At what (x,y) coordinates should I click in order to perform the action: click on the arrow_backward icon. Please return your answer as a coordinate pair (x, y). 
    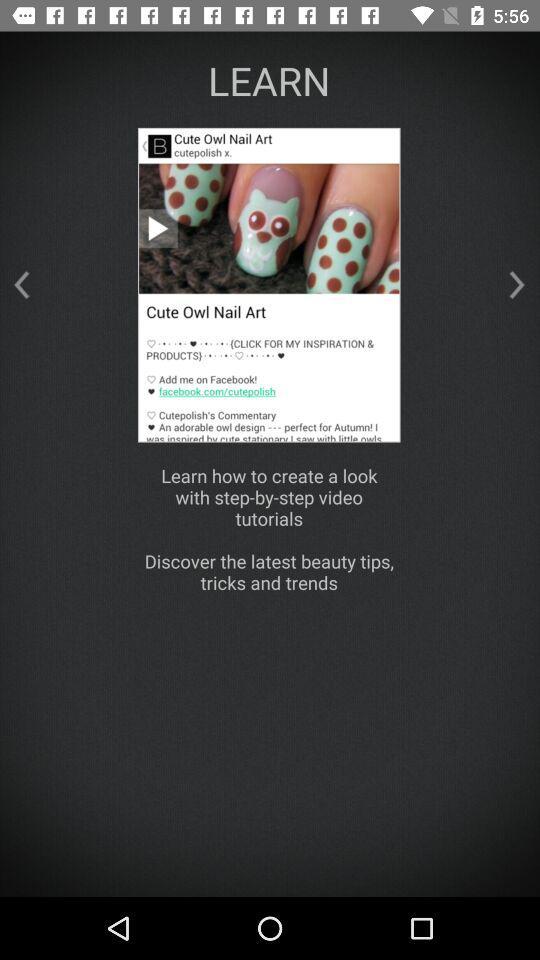
    Looking at the image, I should click on (20, 284).